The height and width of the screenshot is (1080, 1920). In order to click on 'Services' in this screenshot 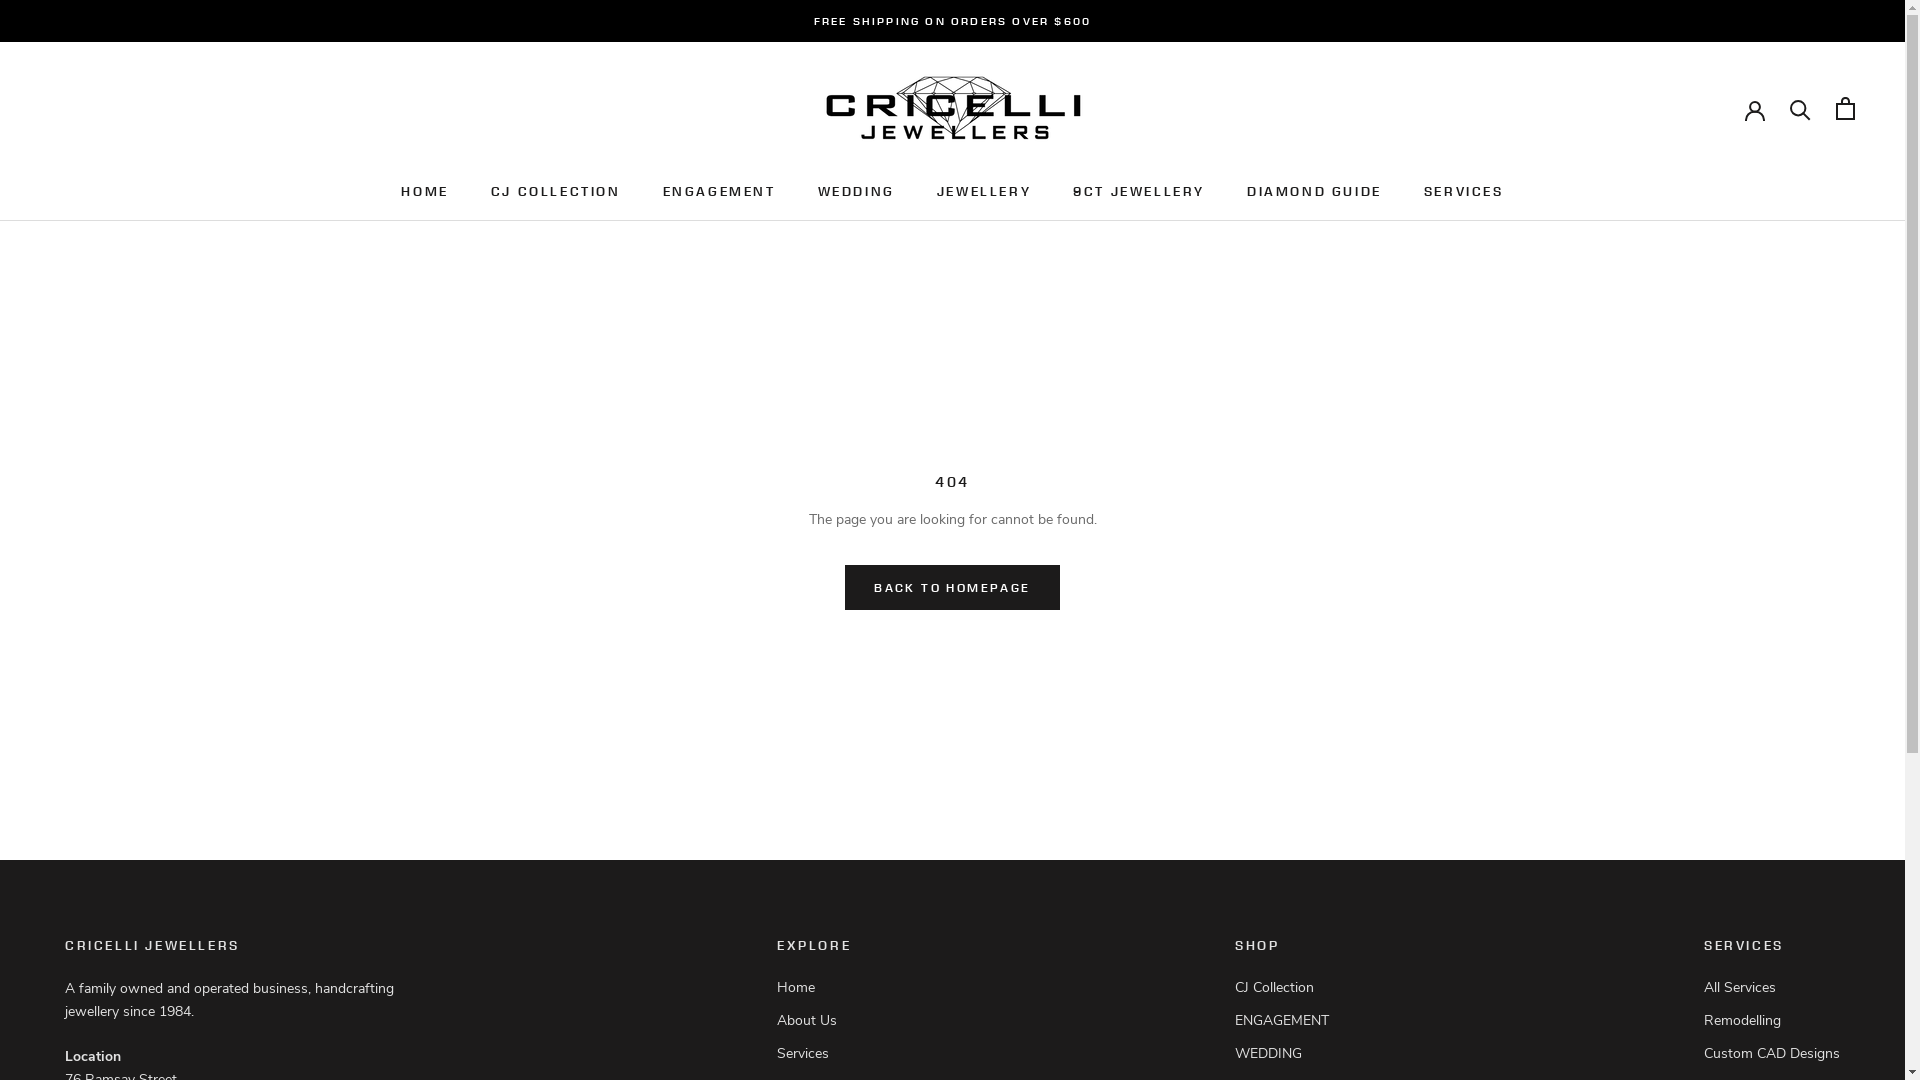, I will do `click(825, 1052)`.